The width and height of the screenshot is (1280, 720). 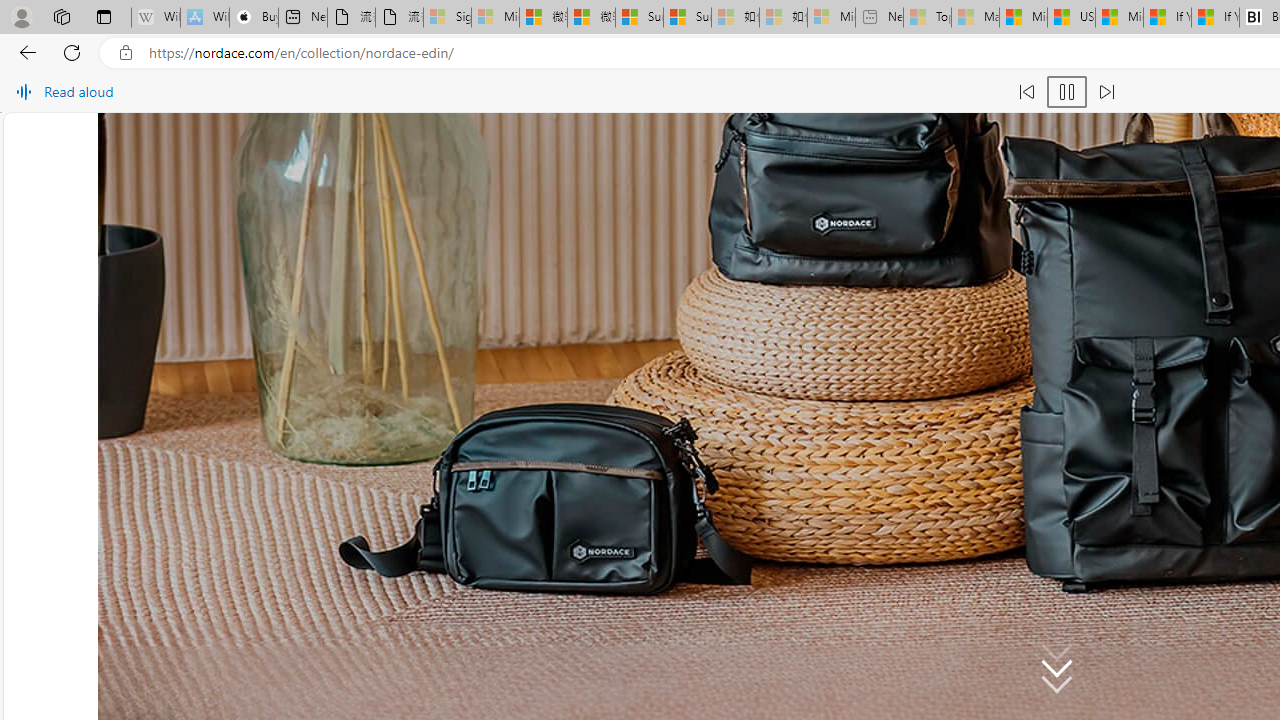 What do you see at coordinates (976, 17) in the screenshot?
I see `'Marine life - MSN - Sleeping'` at bounding box center [976, 17].